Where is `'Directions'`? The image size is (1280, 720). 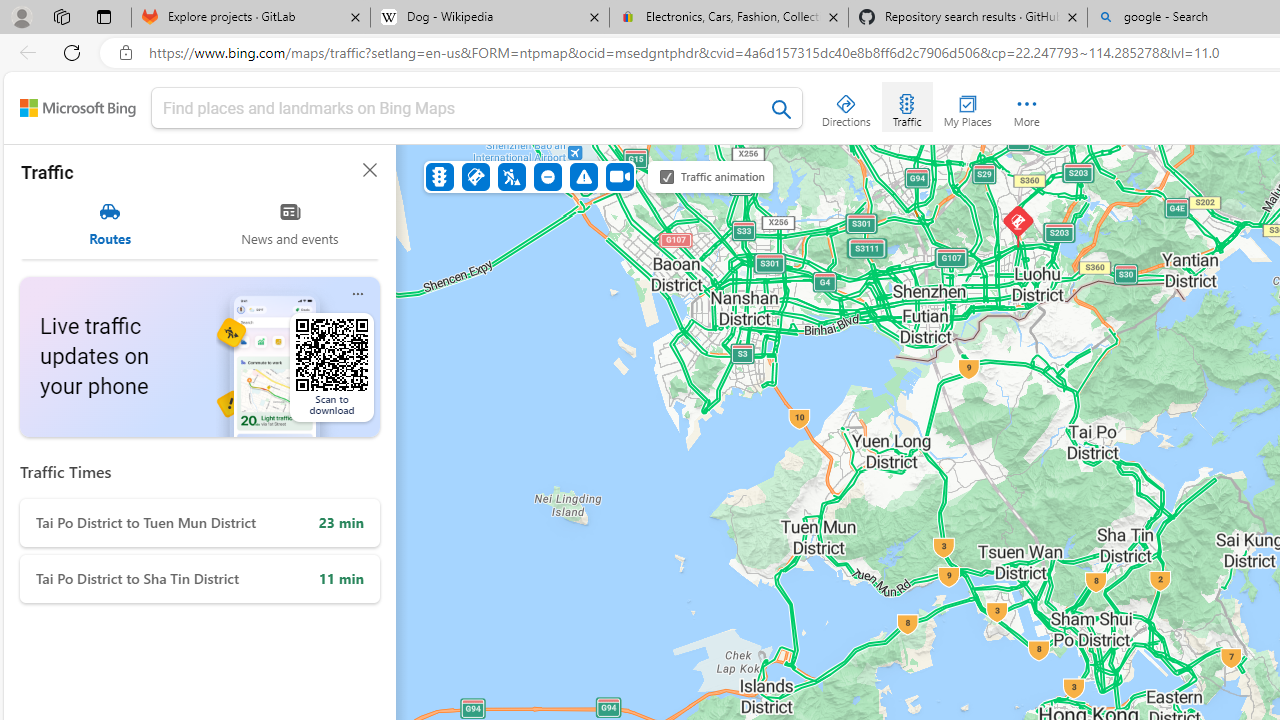 'Directions' is located at coordinates (846, 106).